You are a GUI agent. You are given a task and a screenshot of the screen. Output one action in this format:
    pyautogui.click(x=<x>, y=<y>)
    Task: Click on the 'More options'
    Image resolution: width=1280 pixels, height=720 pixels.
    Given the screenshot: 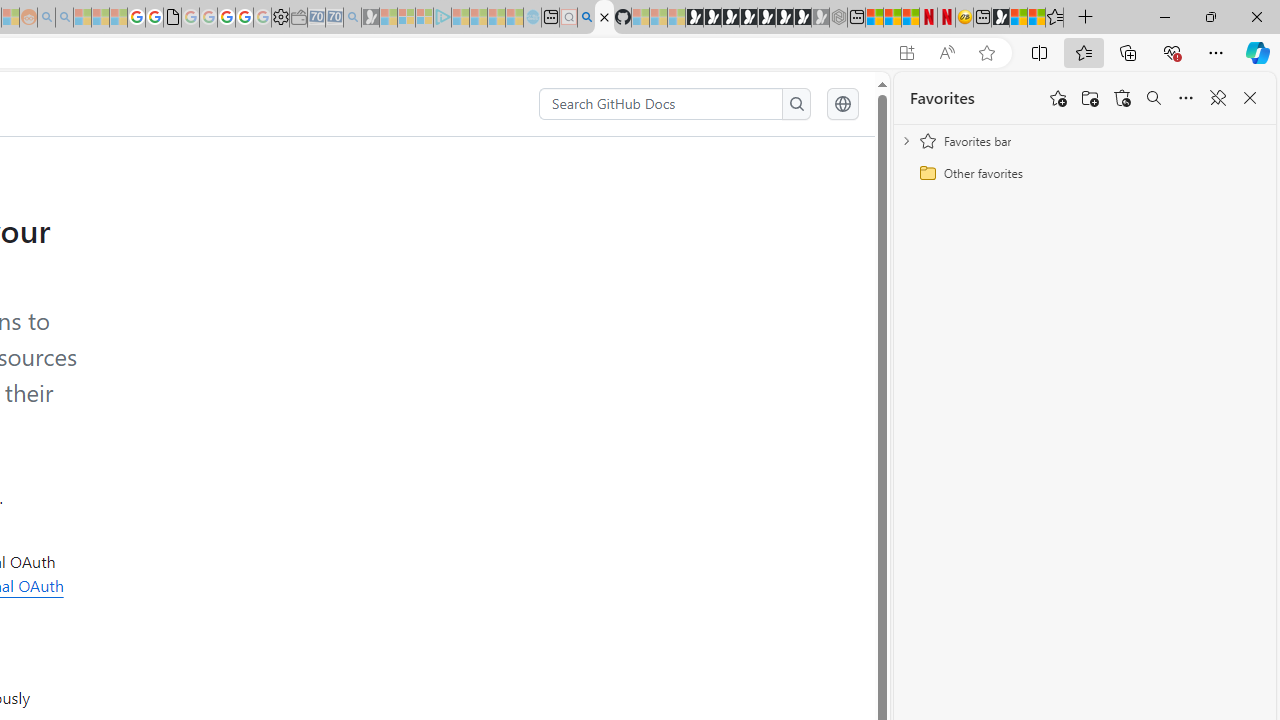 What is the action you would take?
    pyautogui.click(x=1186, y=98)
    